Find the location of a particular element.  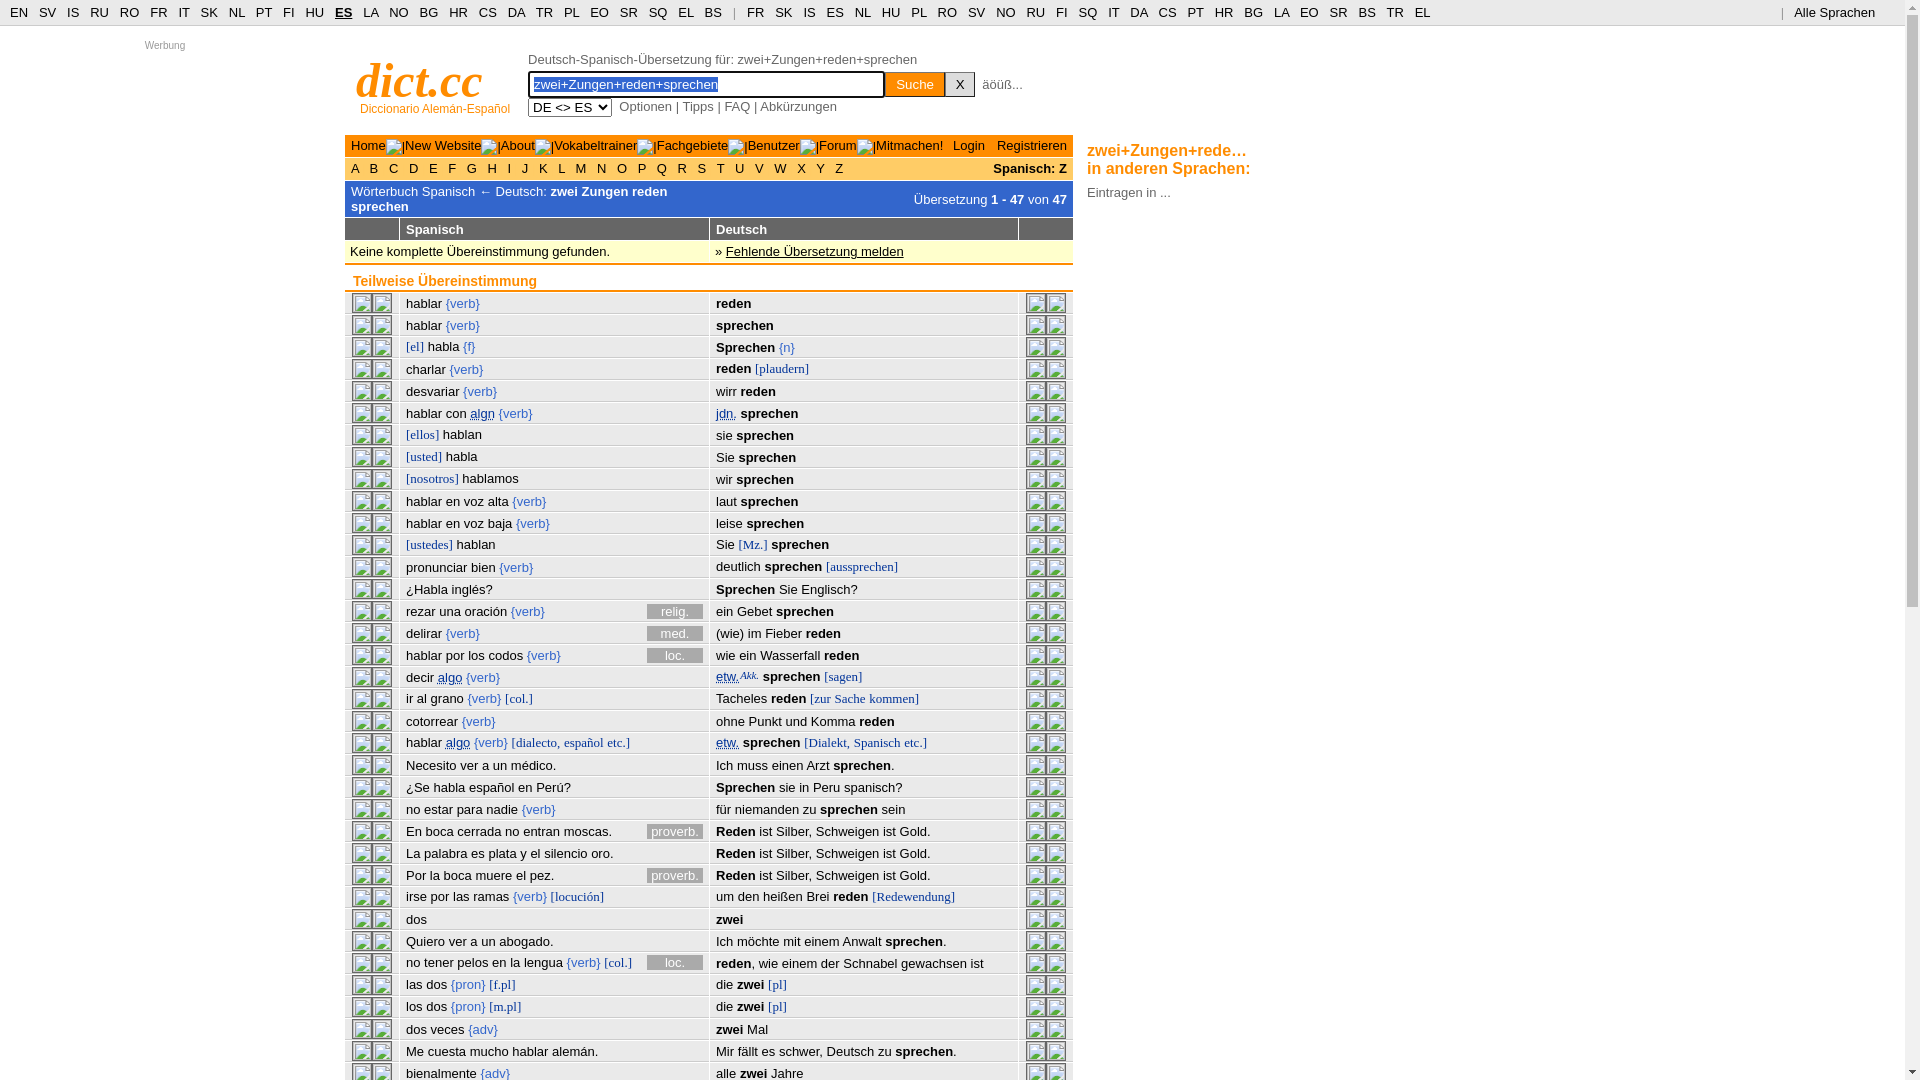

'[ellos]' is located at coordinates (421, 433).